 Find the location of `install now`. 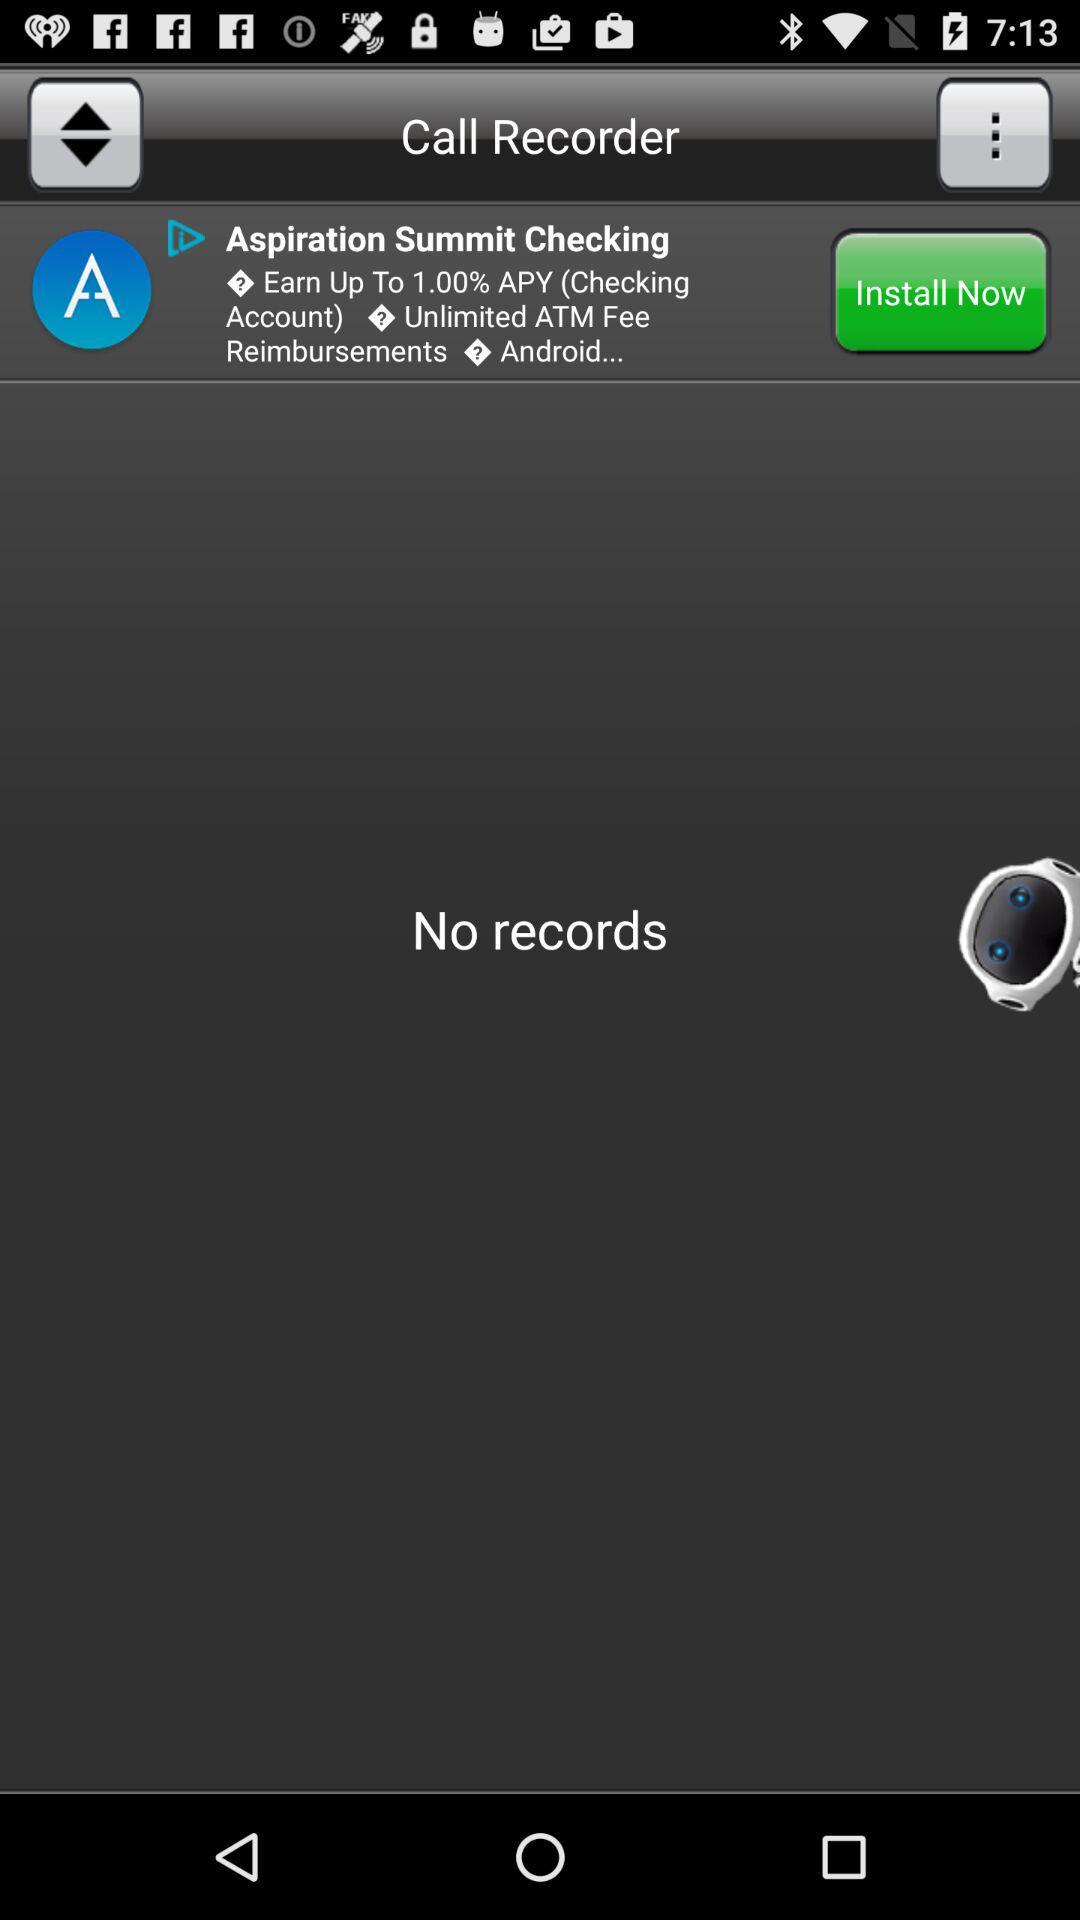

install now is located at coordinates (941, 291).